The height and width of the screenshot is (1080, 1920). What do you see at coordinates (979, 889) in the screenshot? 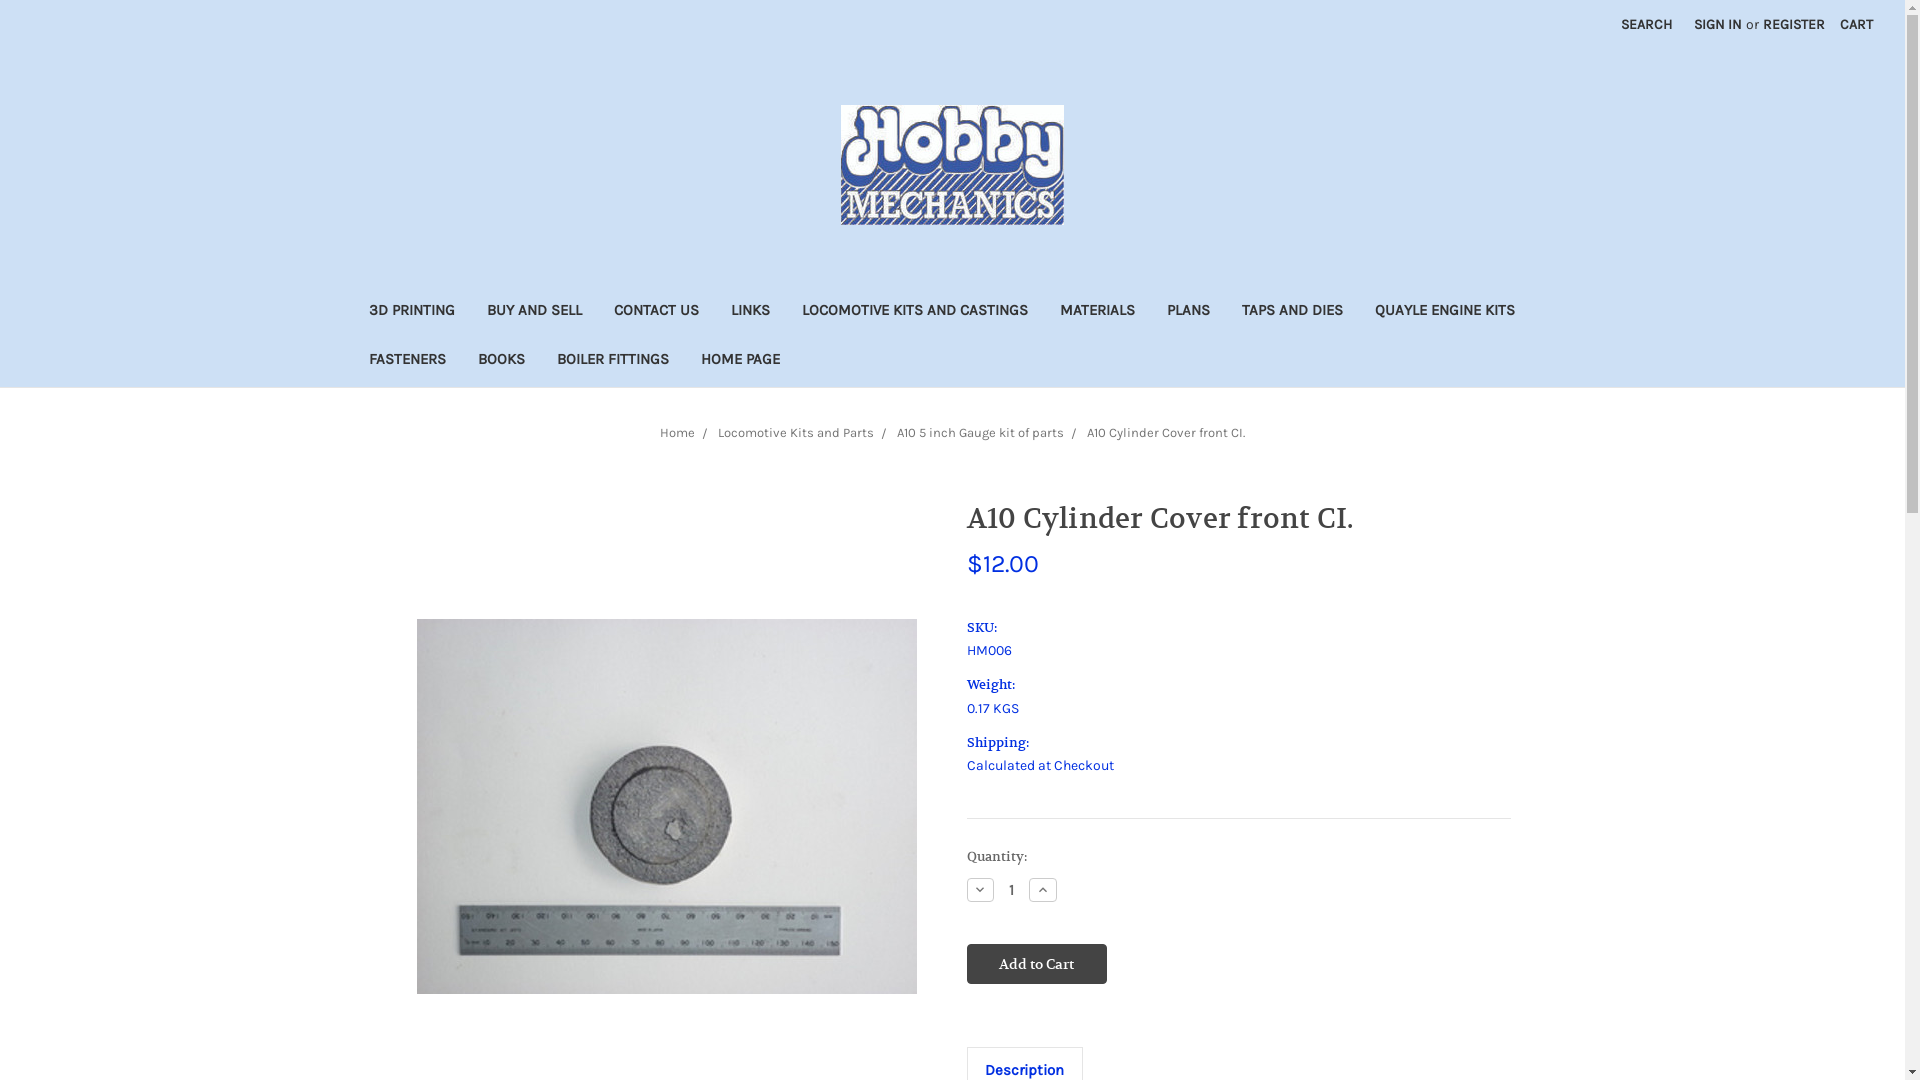
I see `'Decrease Quantity:'` at bounding box center [979, 889].